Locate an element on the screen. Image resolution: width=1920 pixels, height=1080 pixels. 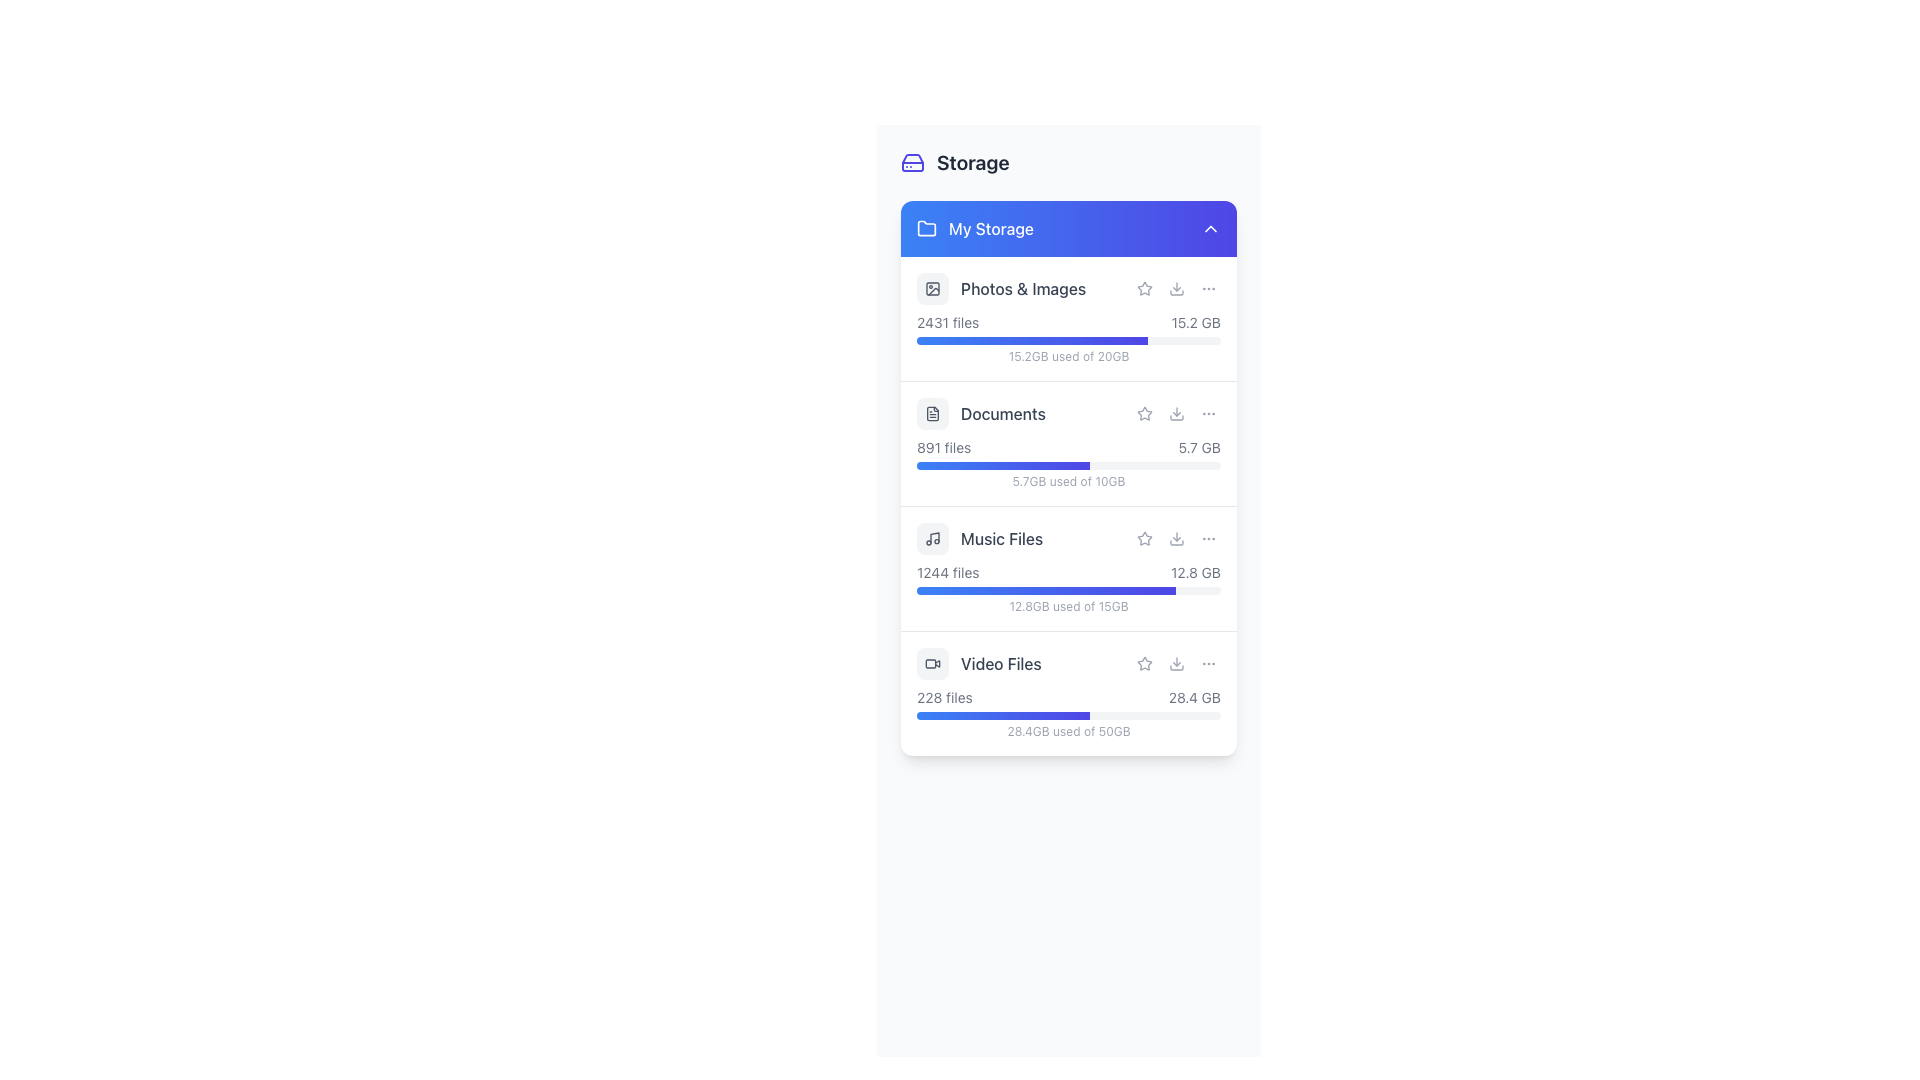
the text element displaying '891 files' is located at coordinates (943, 446).